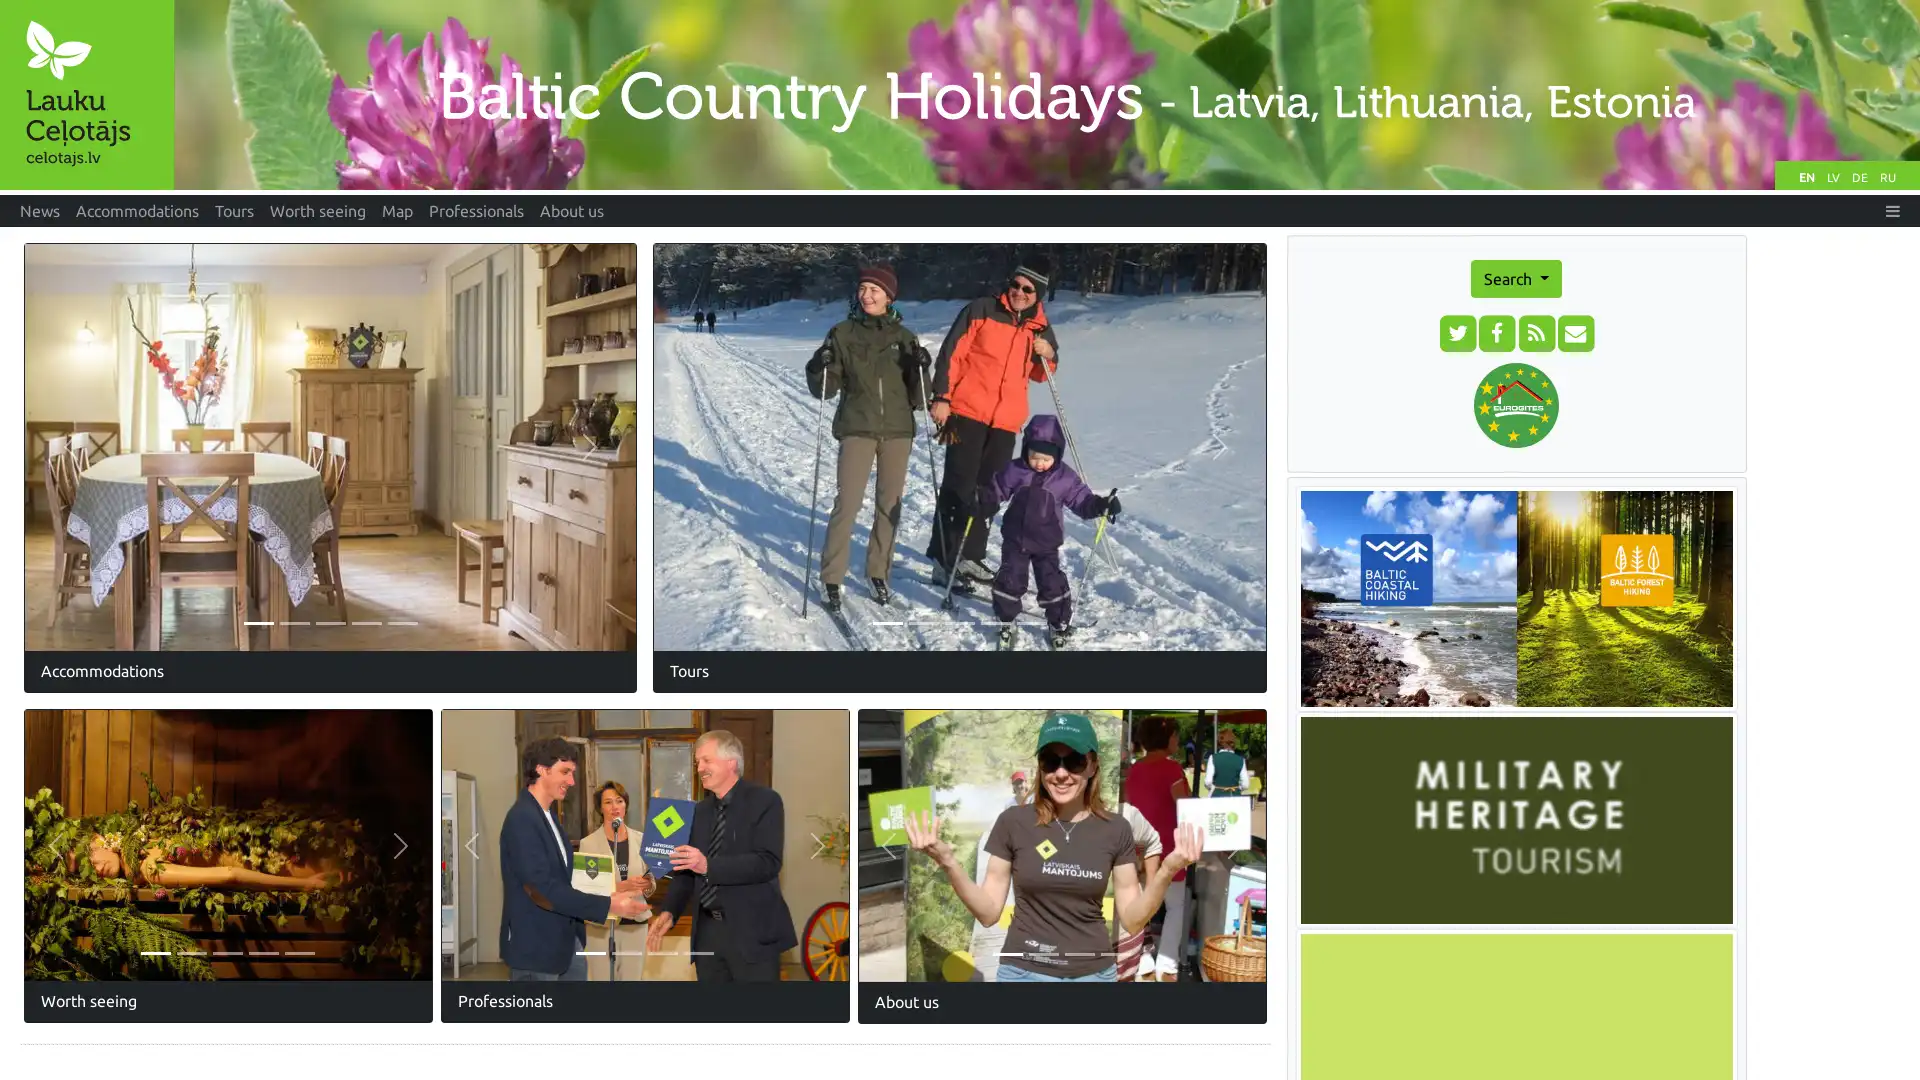 The height and width of the screenshot is (1080, 1920). Describe the element at coordinates (70, 446) in the screenshot. I see `Previous` at that location.